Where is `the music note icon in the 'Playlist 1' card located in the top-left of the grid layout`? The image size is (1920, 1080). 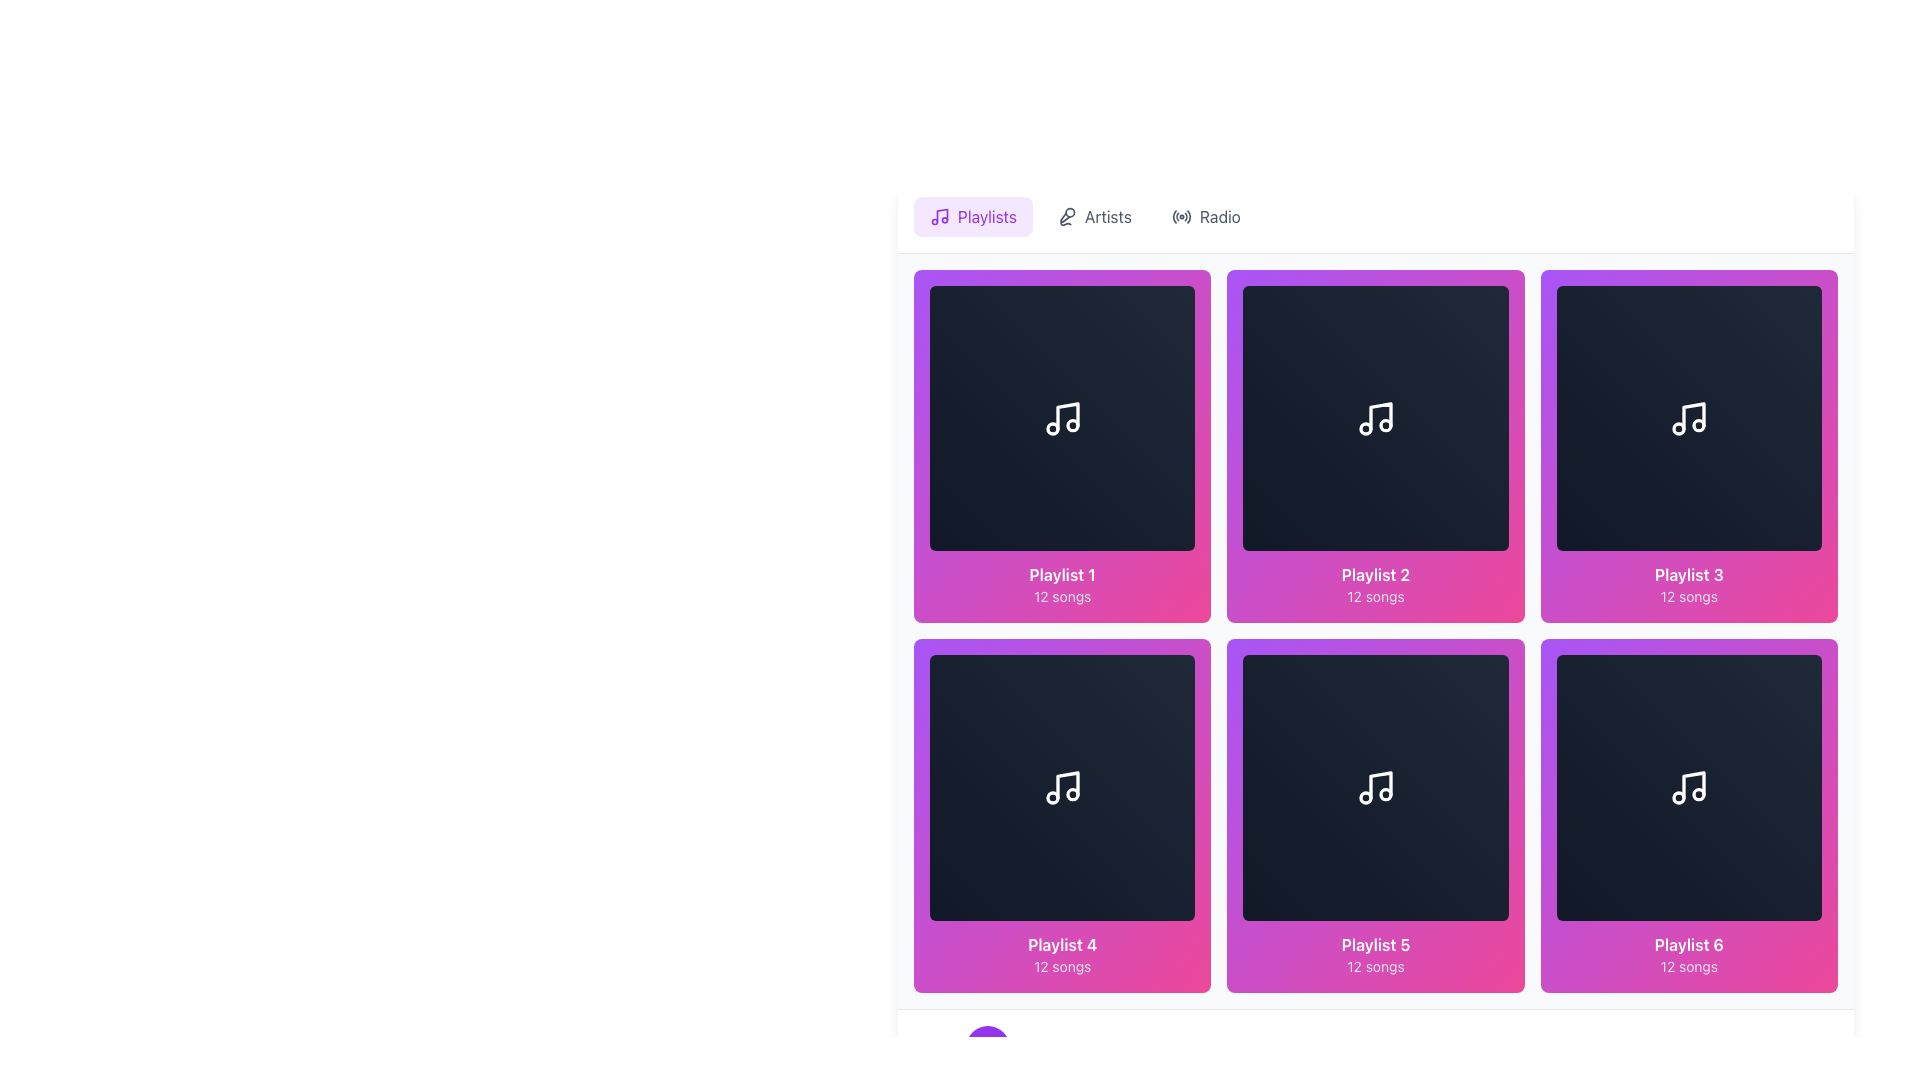 the music note icon in the 'Playlist 1' card located in the top-left of the grid layout is located at coordinates (1066, 415).